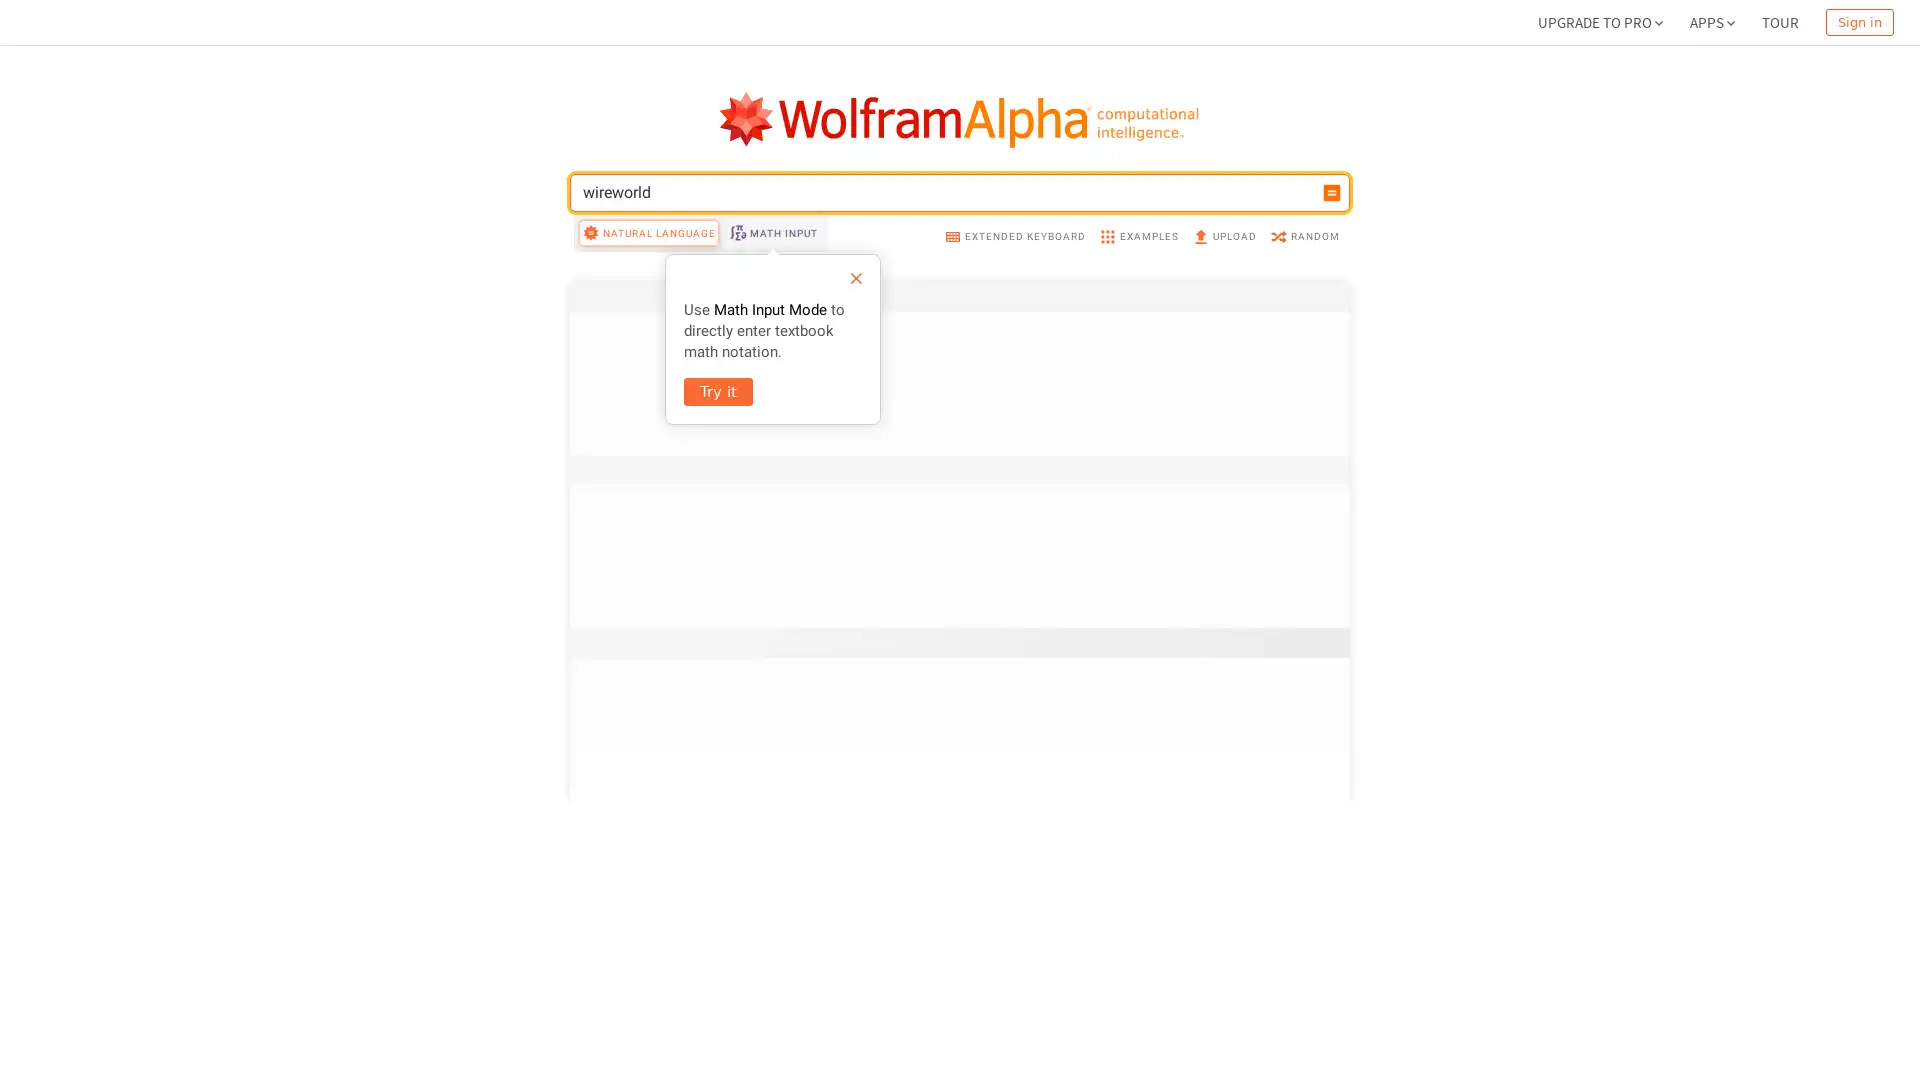 The width and height of the screenshot is (1920, 1080). Describe the element at coordinates (1223, 405) in the screenshot. I see `UPLOAD` at that location.